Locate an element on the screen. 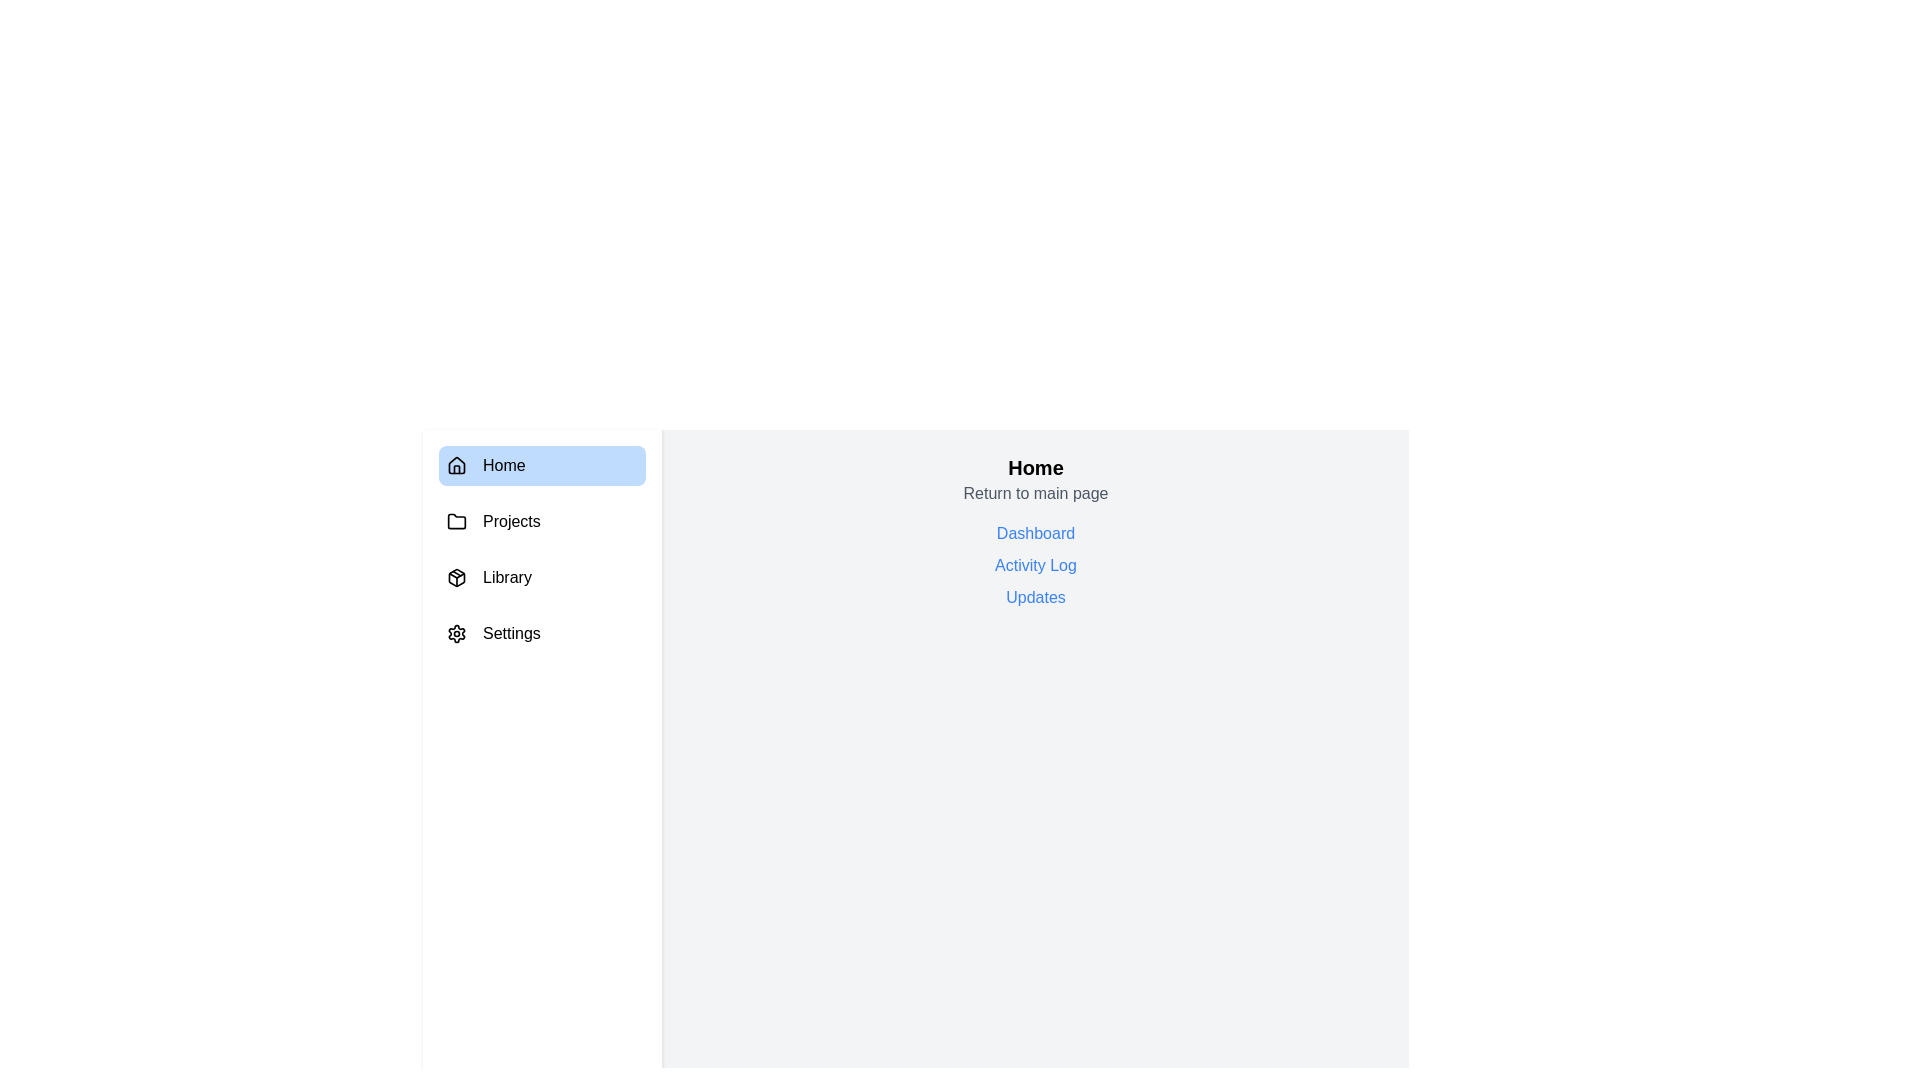 Image resolution: width=1920 pixels, height=1080 pixels. the interactive text link list located beneath the 'Return to main page' subtitle to observe the hover effect on the links 'Dashboard', 'Activity Log', and 'Updates' is located at coordinates (1036, 566).